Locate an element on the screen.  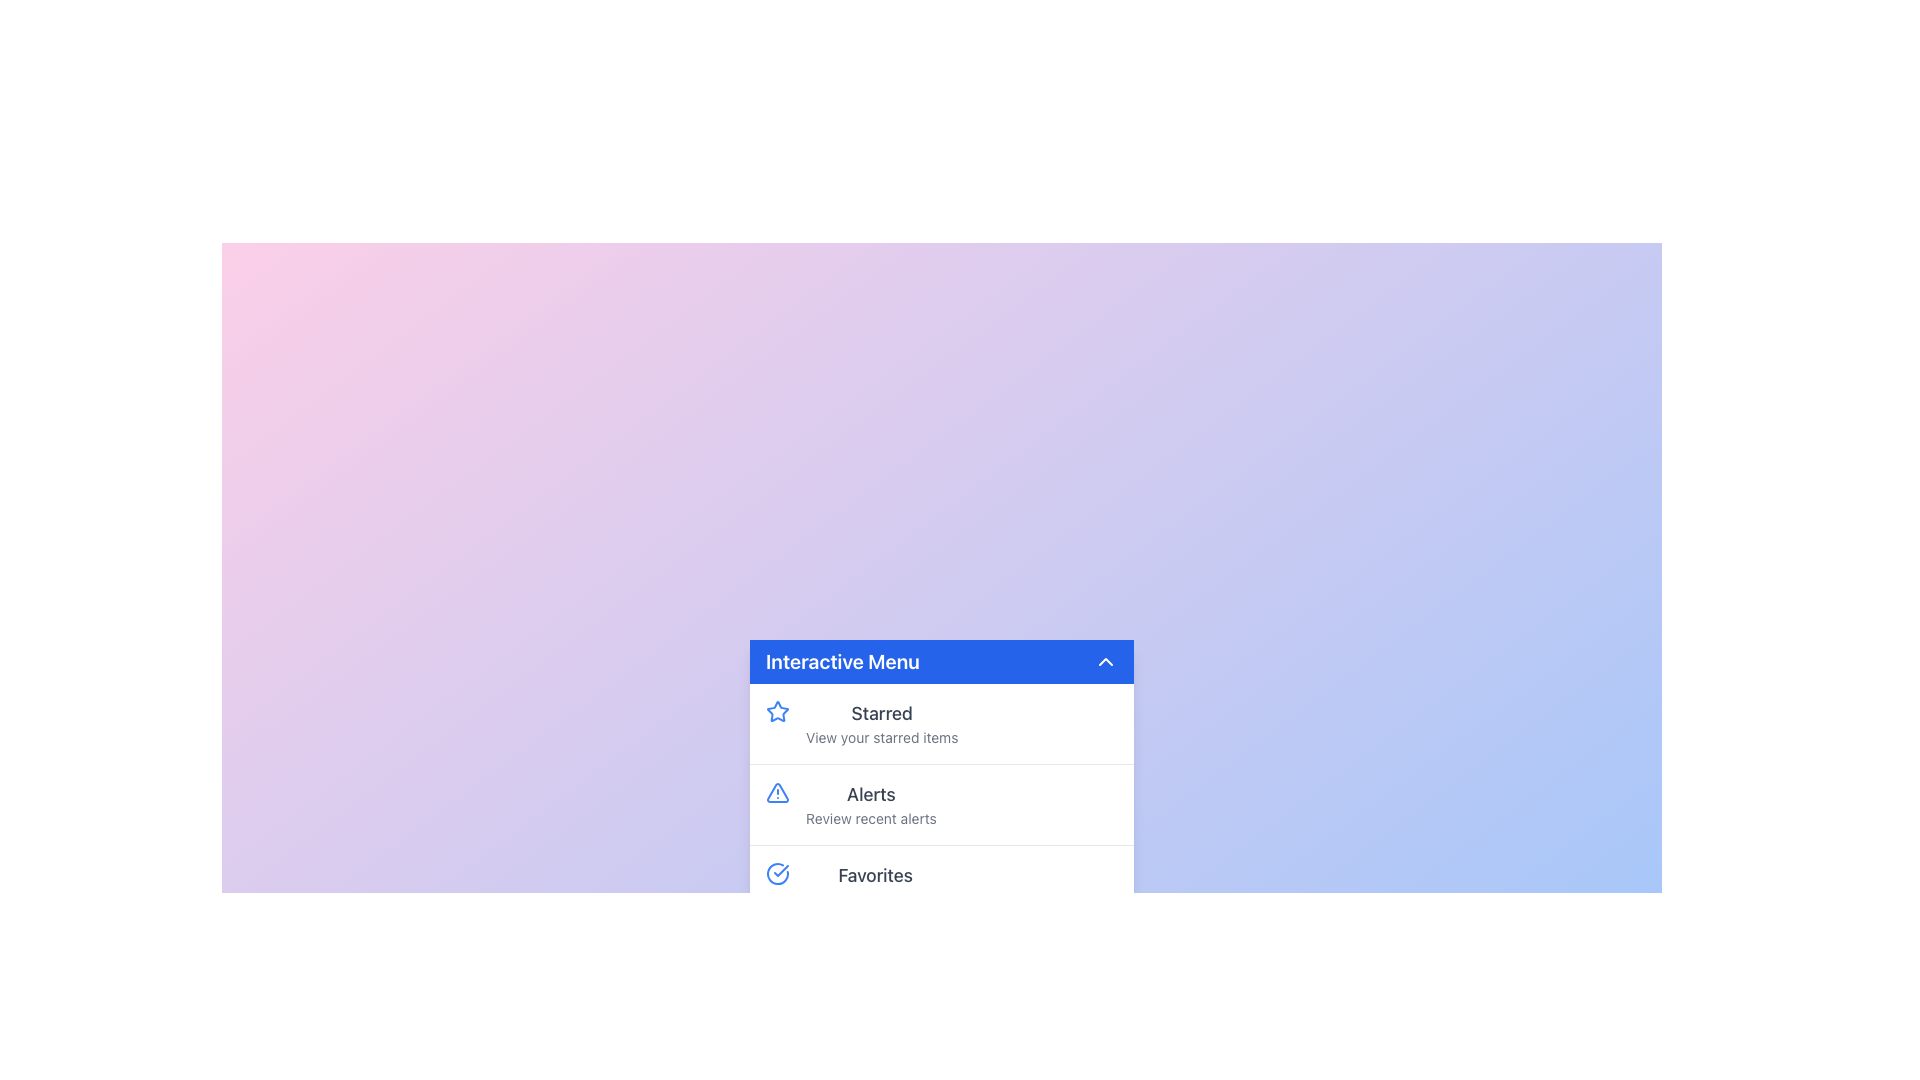
the collapse button located at the far right of the 'Interactive Menu' header bar to minimize the menu is located at coordinates (1104, 662).